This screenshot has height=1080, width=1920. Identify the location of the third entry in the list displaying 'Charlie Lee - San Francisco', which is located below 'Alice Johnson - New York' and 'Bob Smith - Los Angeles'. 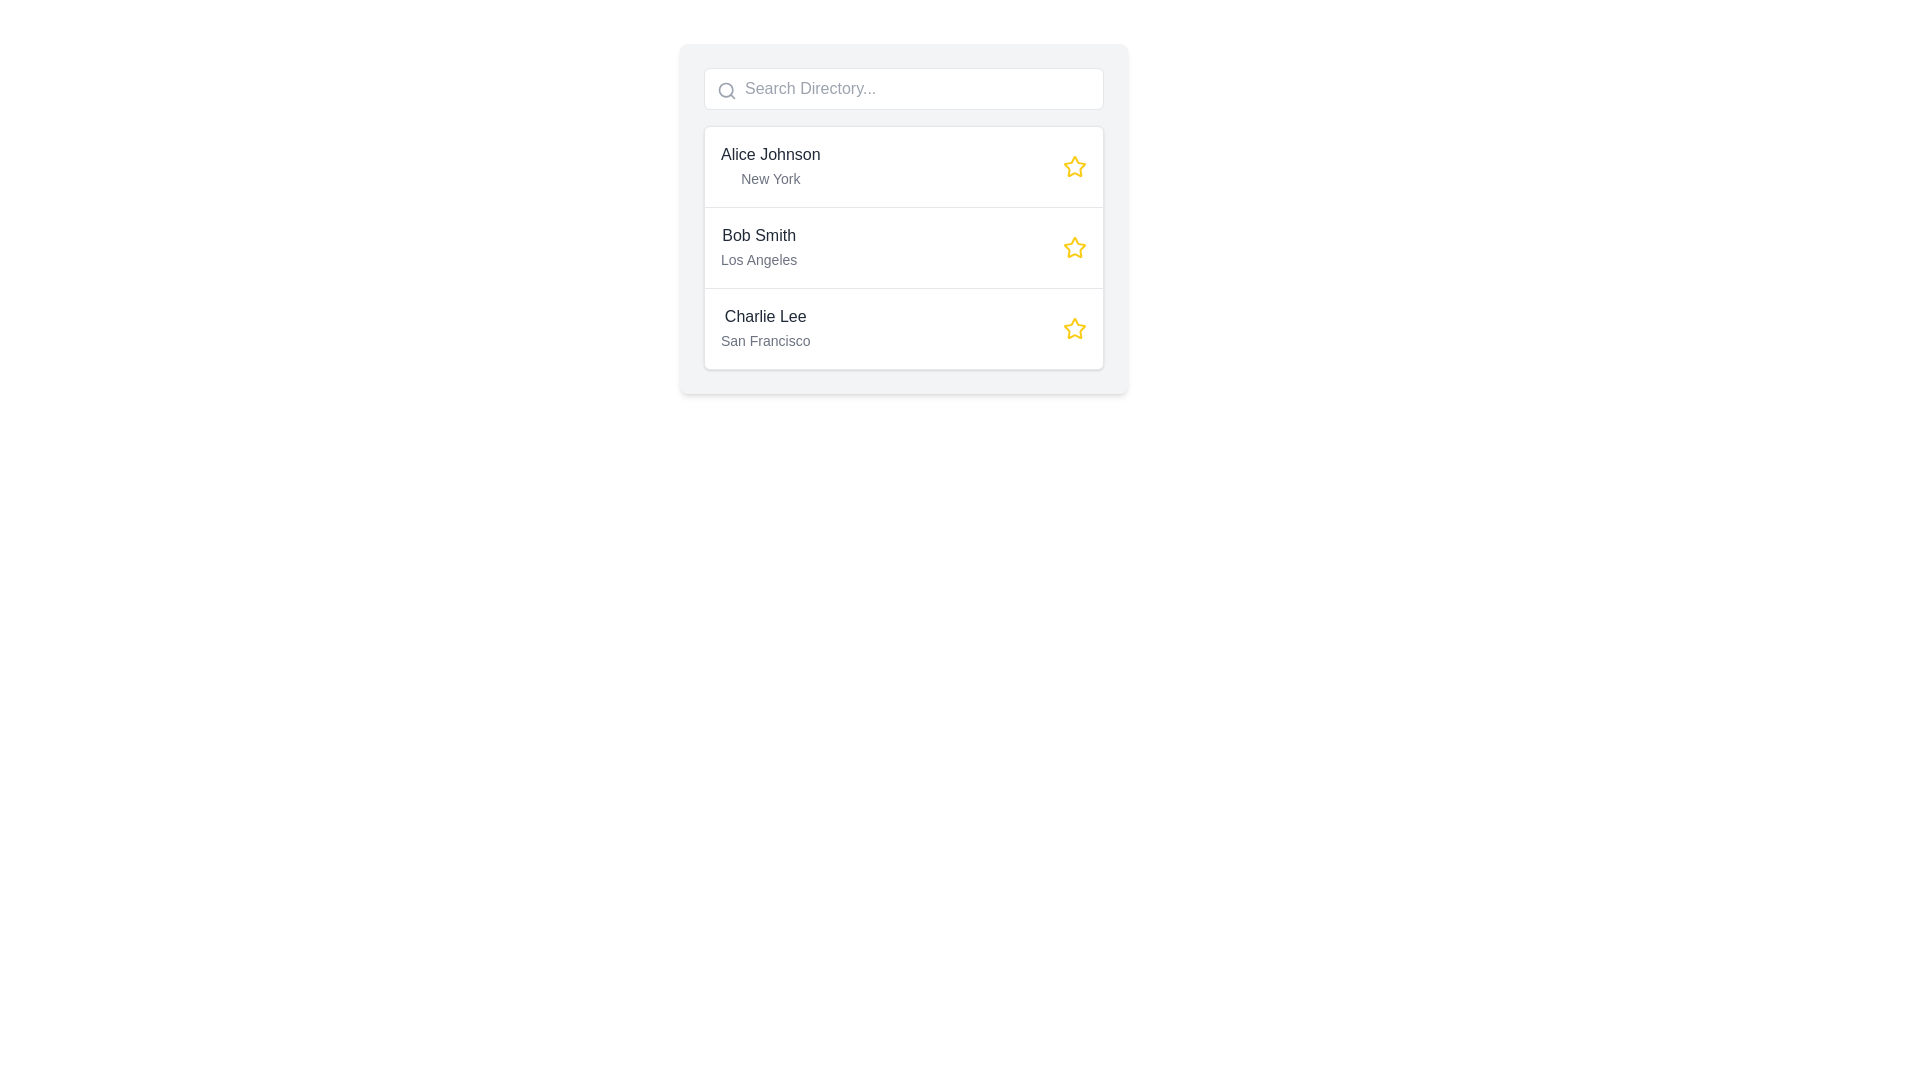
(764, 327).